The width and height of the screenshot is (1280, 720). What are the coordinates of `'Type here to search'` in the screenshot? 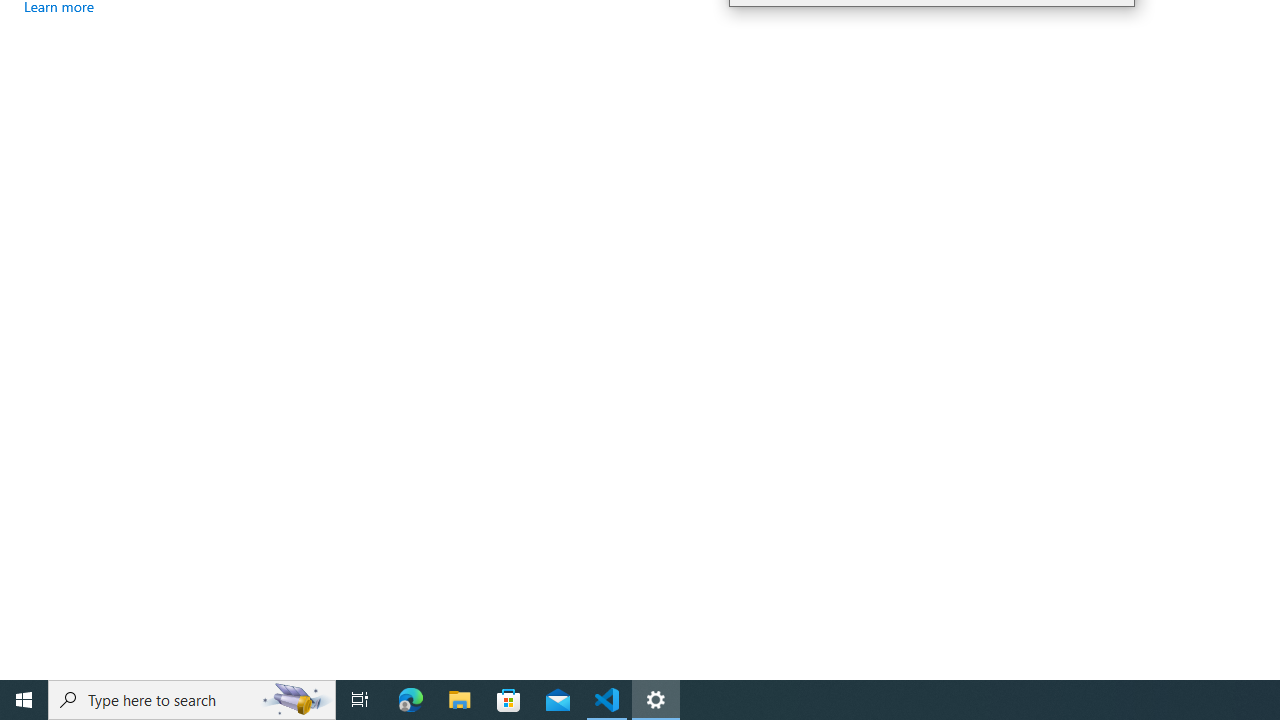 It's located at (192, 698).